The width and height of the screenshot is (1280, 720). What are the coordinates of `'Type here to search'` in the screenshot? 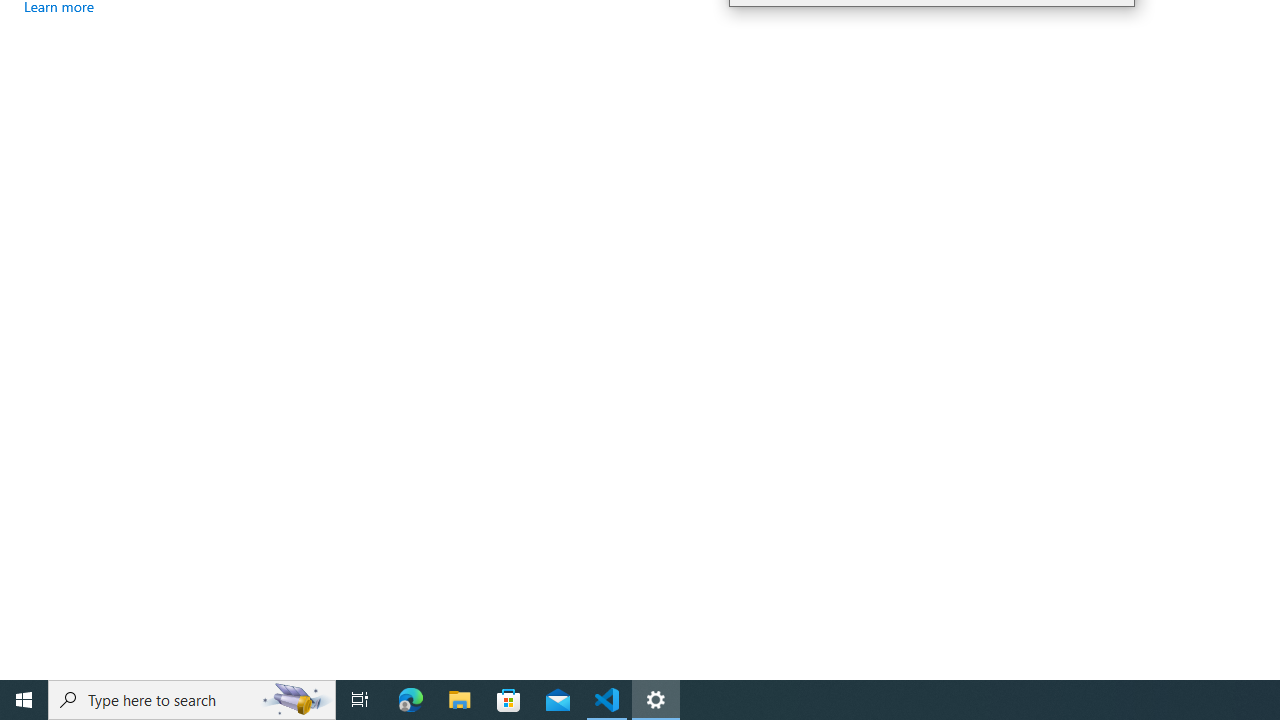 It's located at (192, 698).